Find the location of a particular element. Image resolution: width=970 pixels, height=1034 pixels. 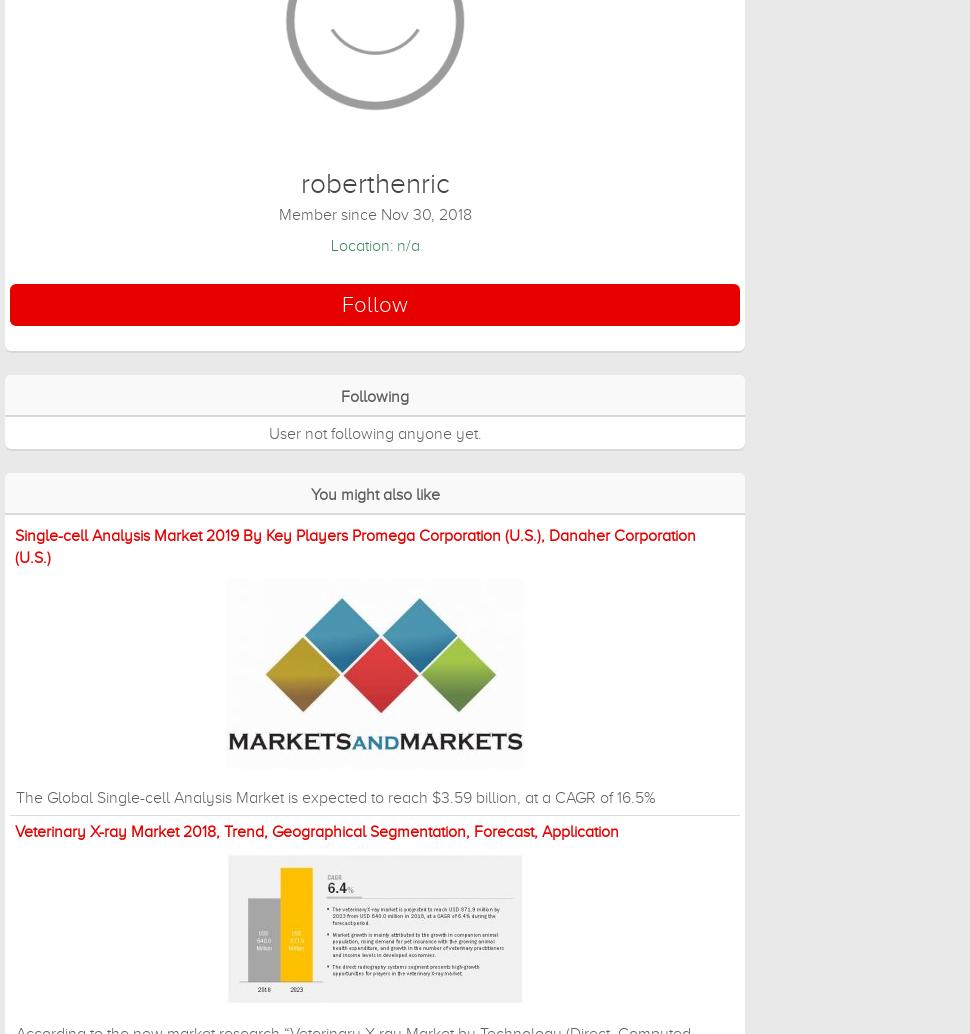

'Location: n/a' is located at coordinates (329, 245).